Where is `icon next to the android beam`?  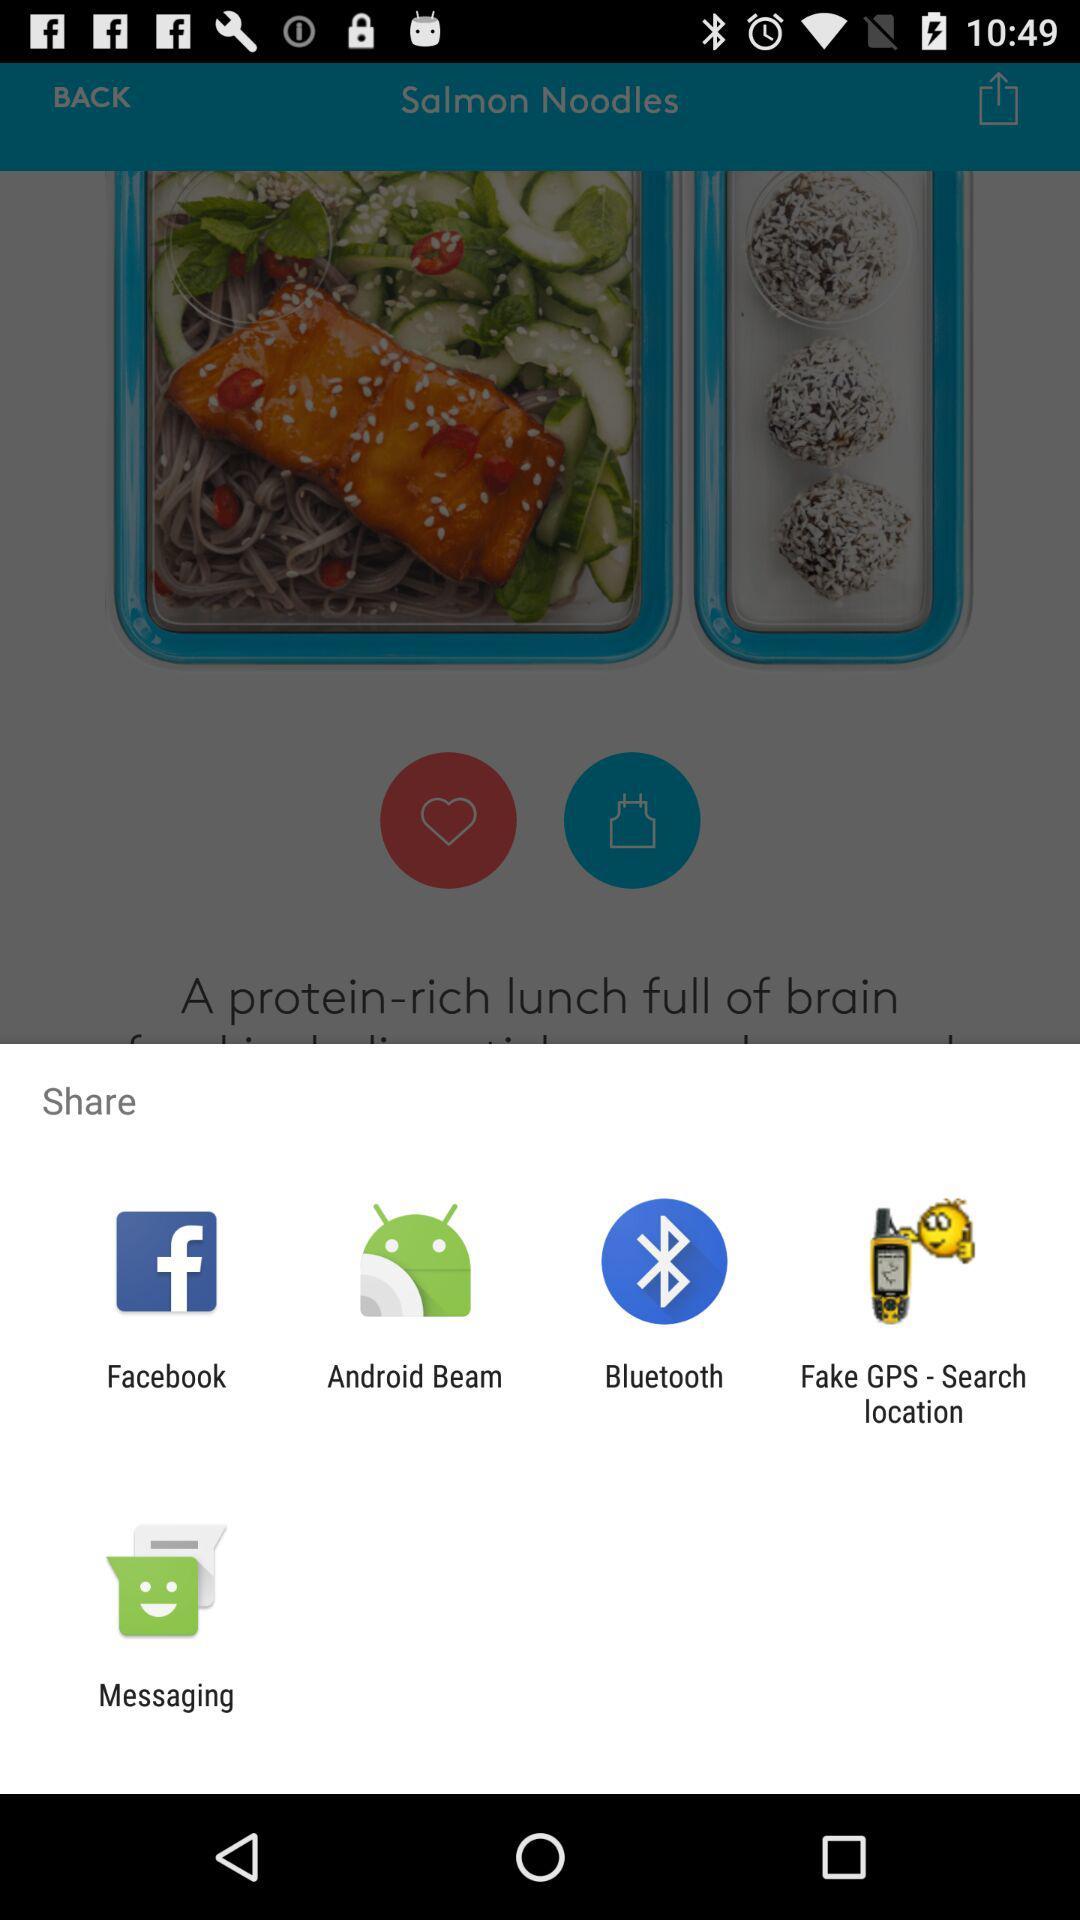
icon next to the android beam is located at coordinates (664, 1392).